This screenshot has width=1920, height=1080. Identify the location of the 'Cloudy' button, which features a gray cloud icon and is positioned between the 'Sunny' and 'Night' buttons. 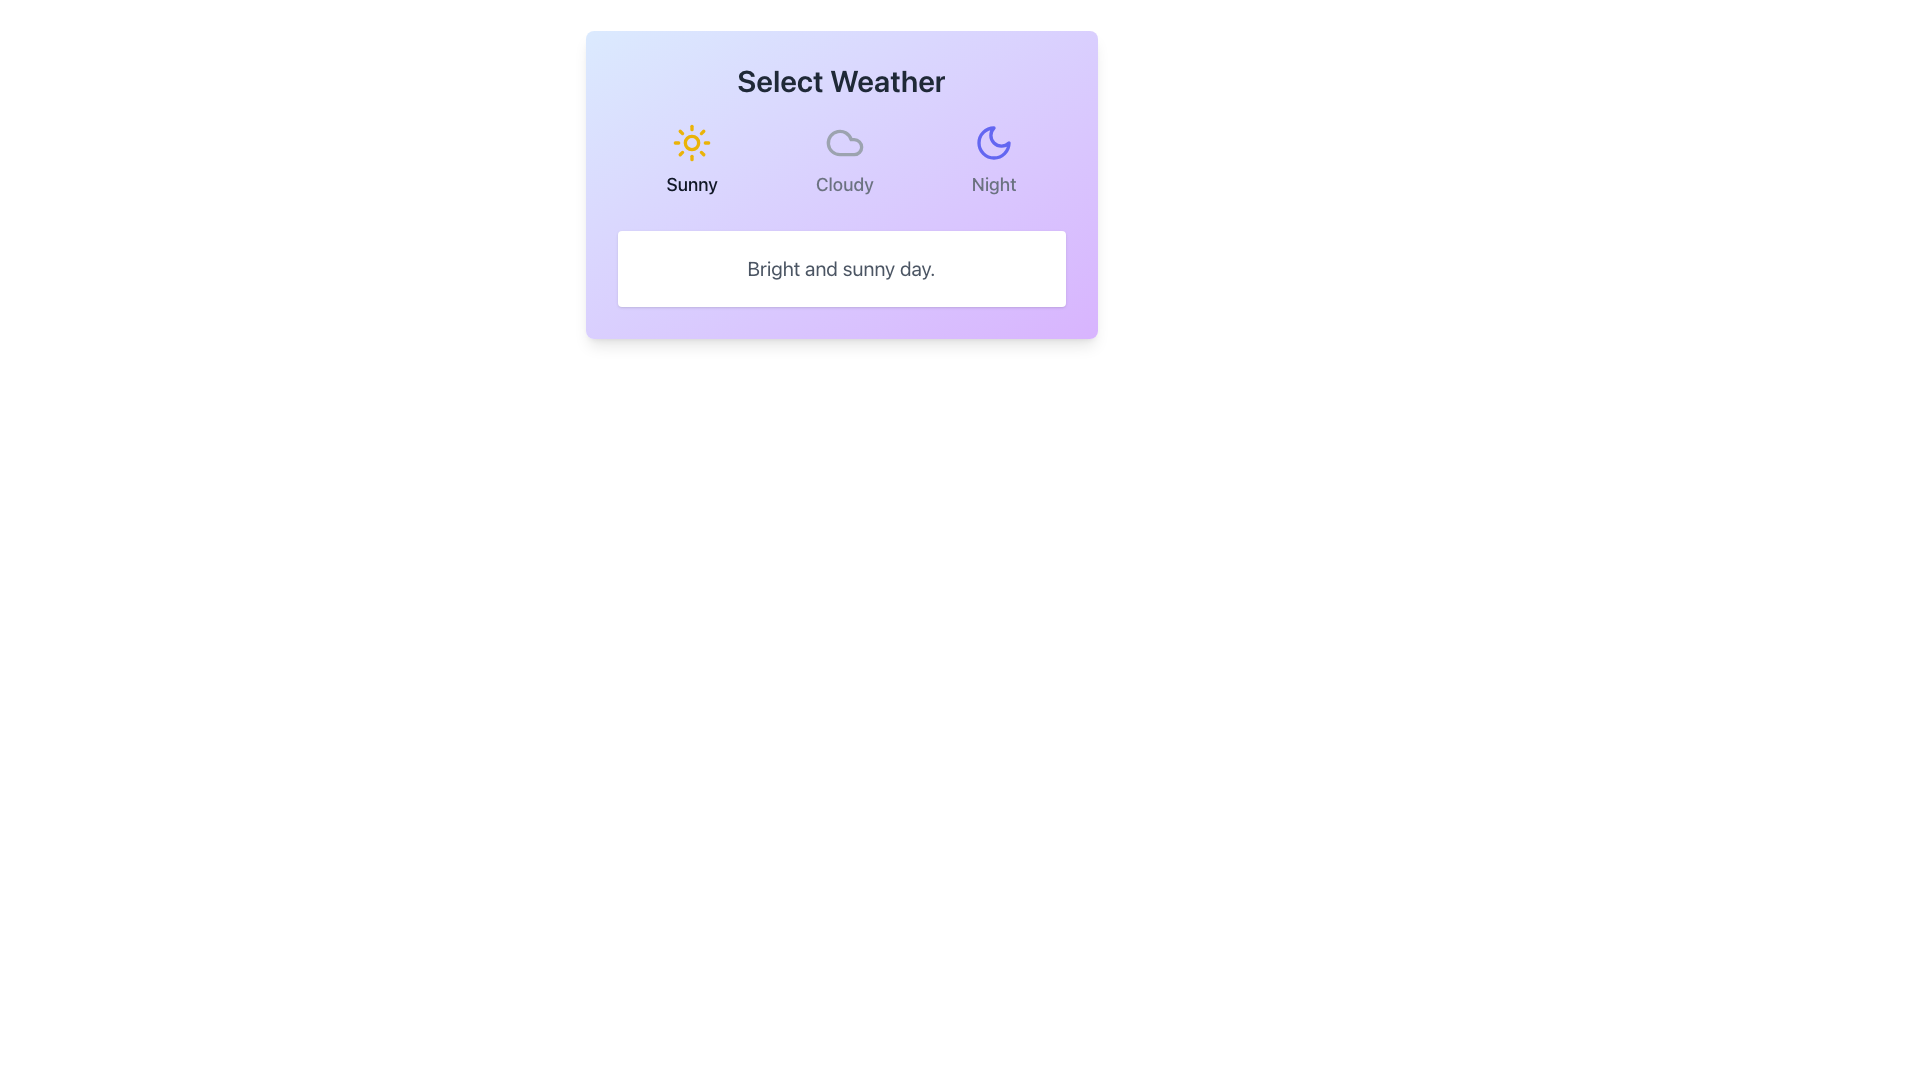
(844, 160).